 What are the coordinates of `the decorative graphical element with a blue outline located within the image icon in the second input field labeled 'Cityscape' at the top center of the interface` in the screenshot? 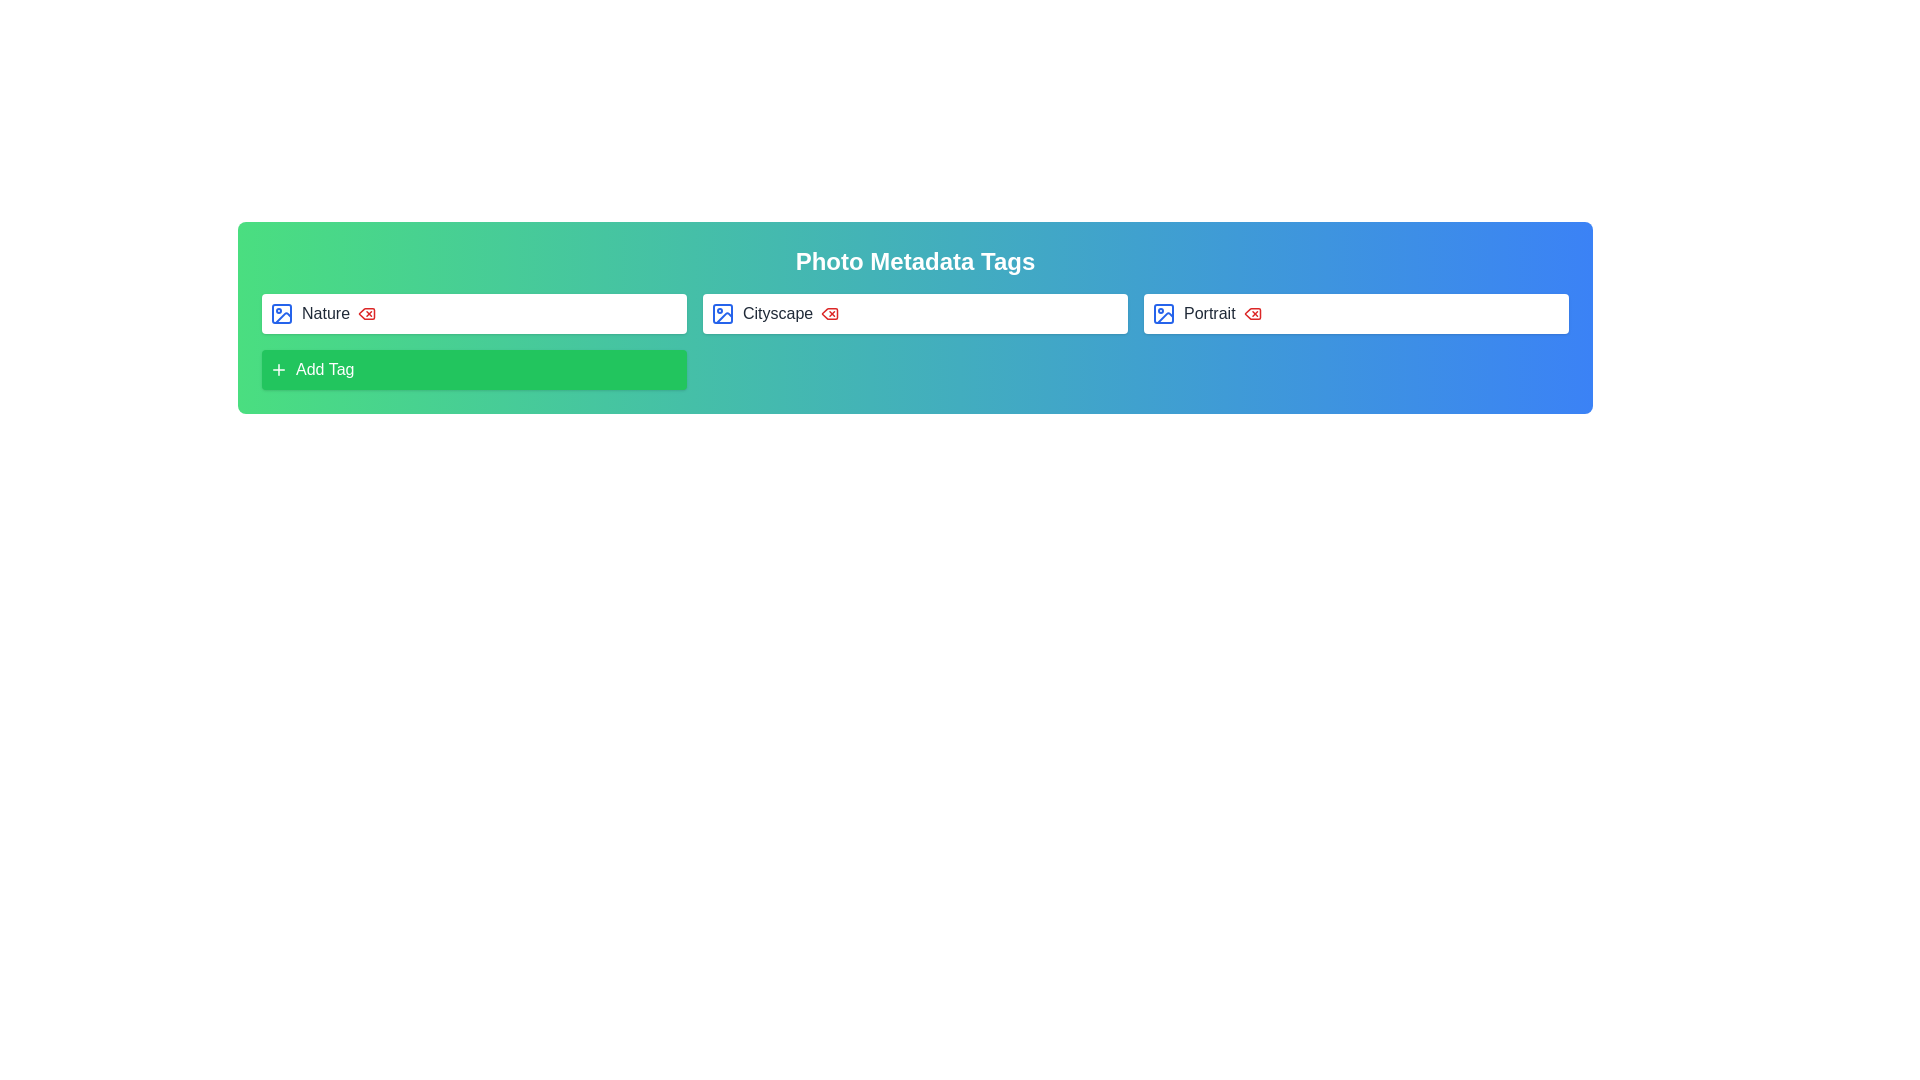 It's located at (722, 313).